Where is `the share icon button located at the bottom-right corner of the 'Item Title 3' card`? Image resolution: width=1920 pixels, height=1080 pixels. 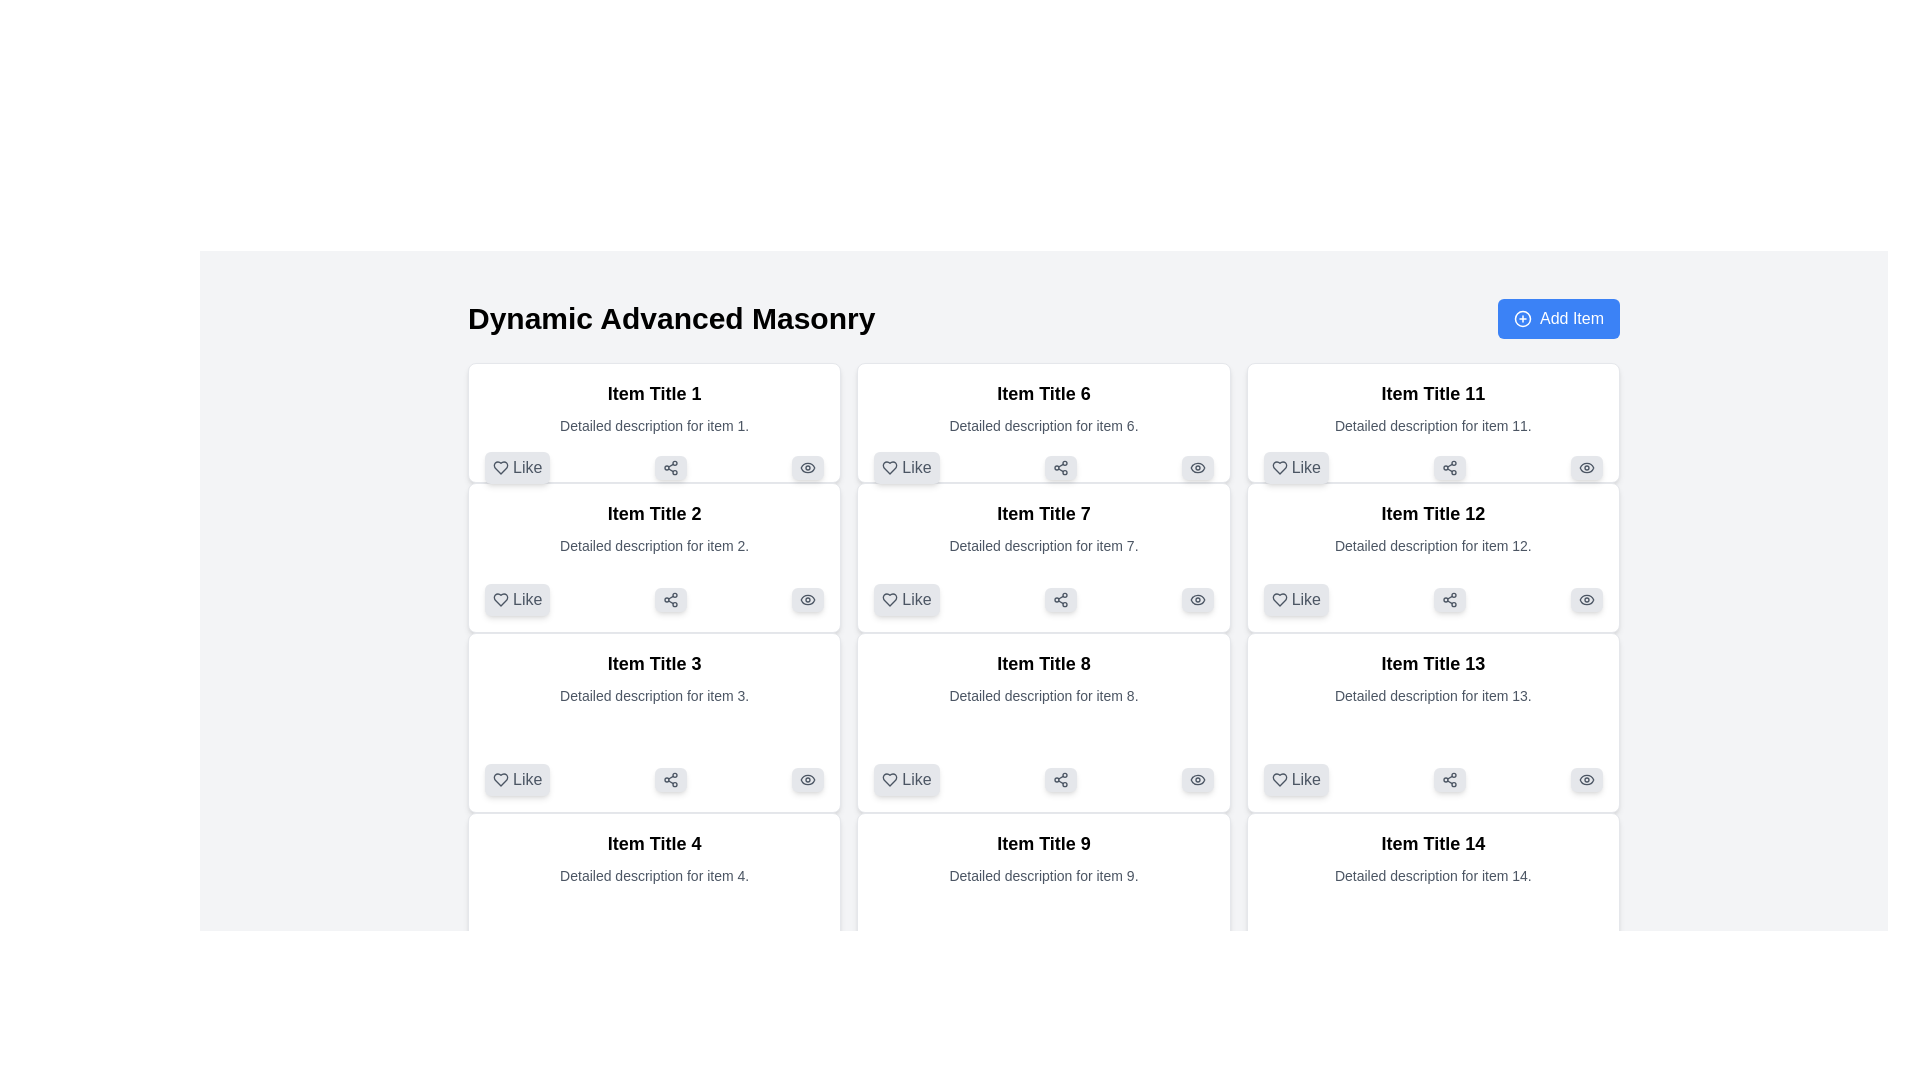 the share icon button located at the bottom-right corner of the 'Item Title 3' card is located at coordinates (671, 778).